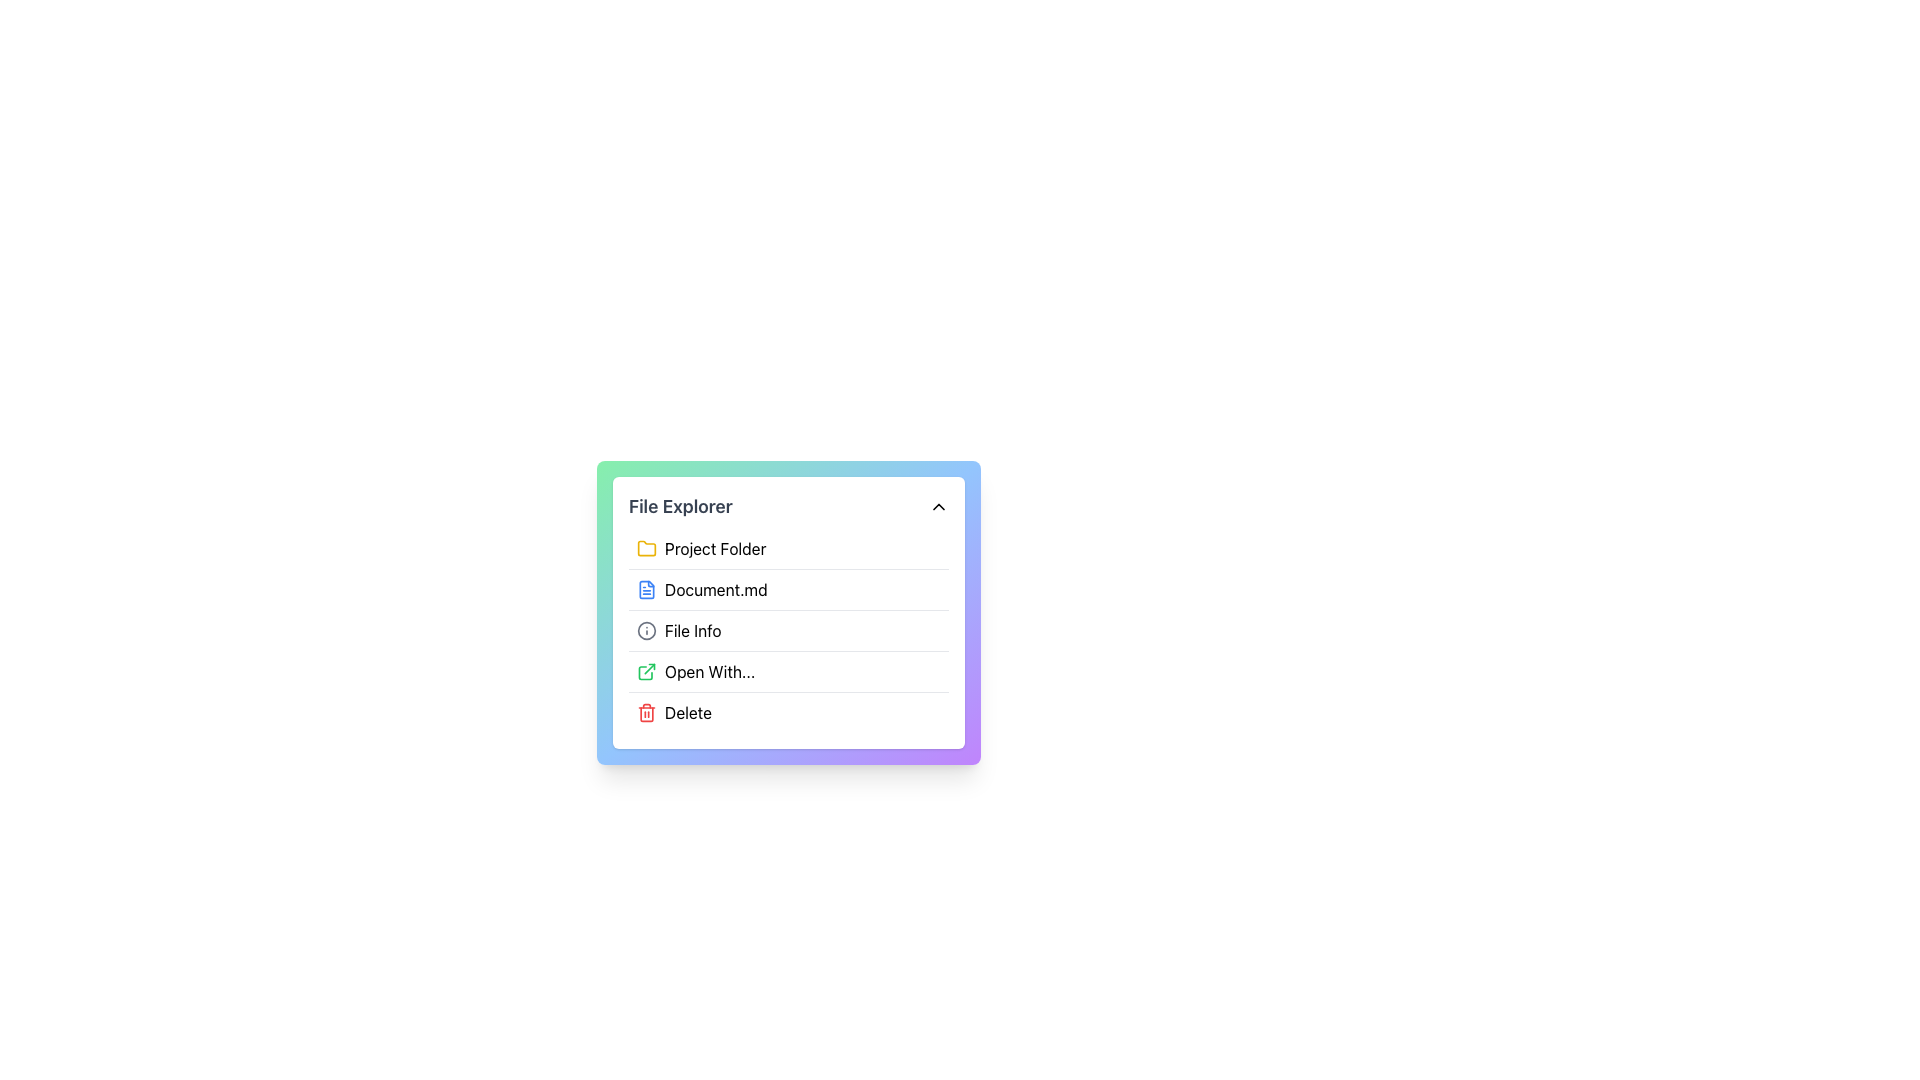 This screenshot has height=1080, width=1920. What do you see at coordinates (715, 589) in the screenshot?
I see `the 'Document.md' text label in the 'File Explorer' pop-up menu` at bounding box center [715, 589].